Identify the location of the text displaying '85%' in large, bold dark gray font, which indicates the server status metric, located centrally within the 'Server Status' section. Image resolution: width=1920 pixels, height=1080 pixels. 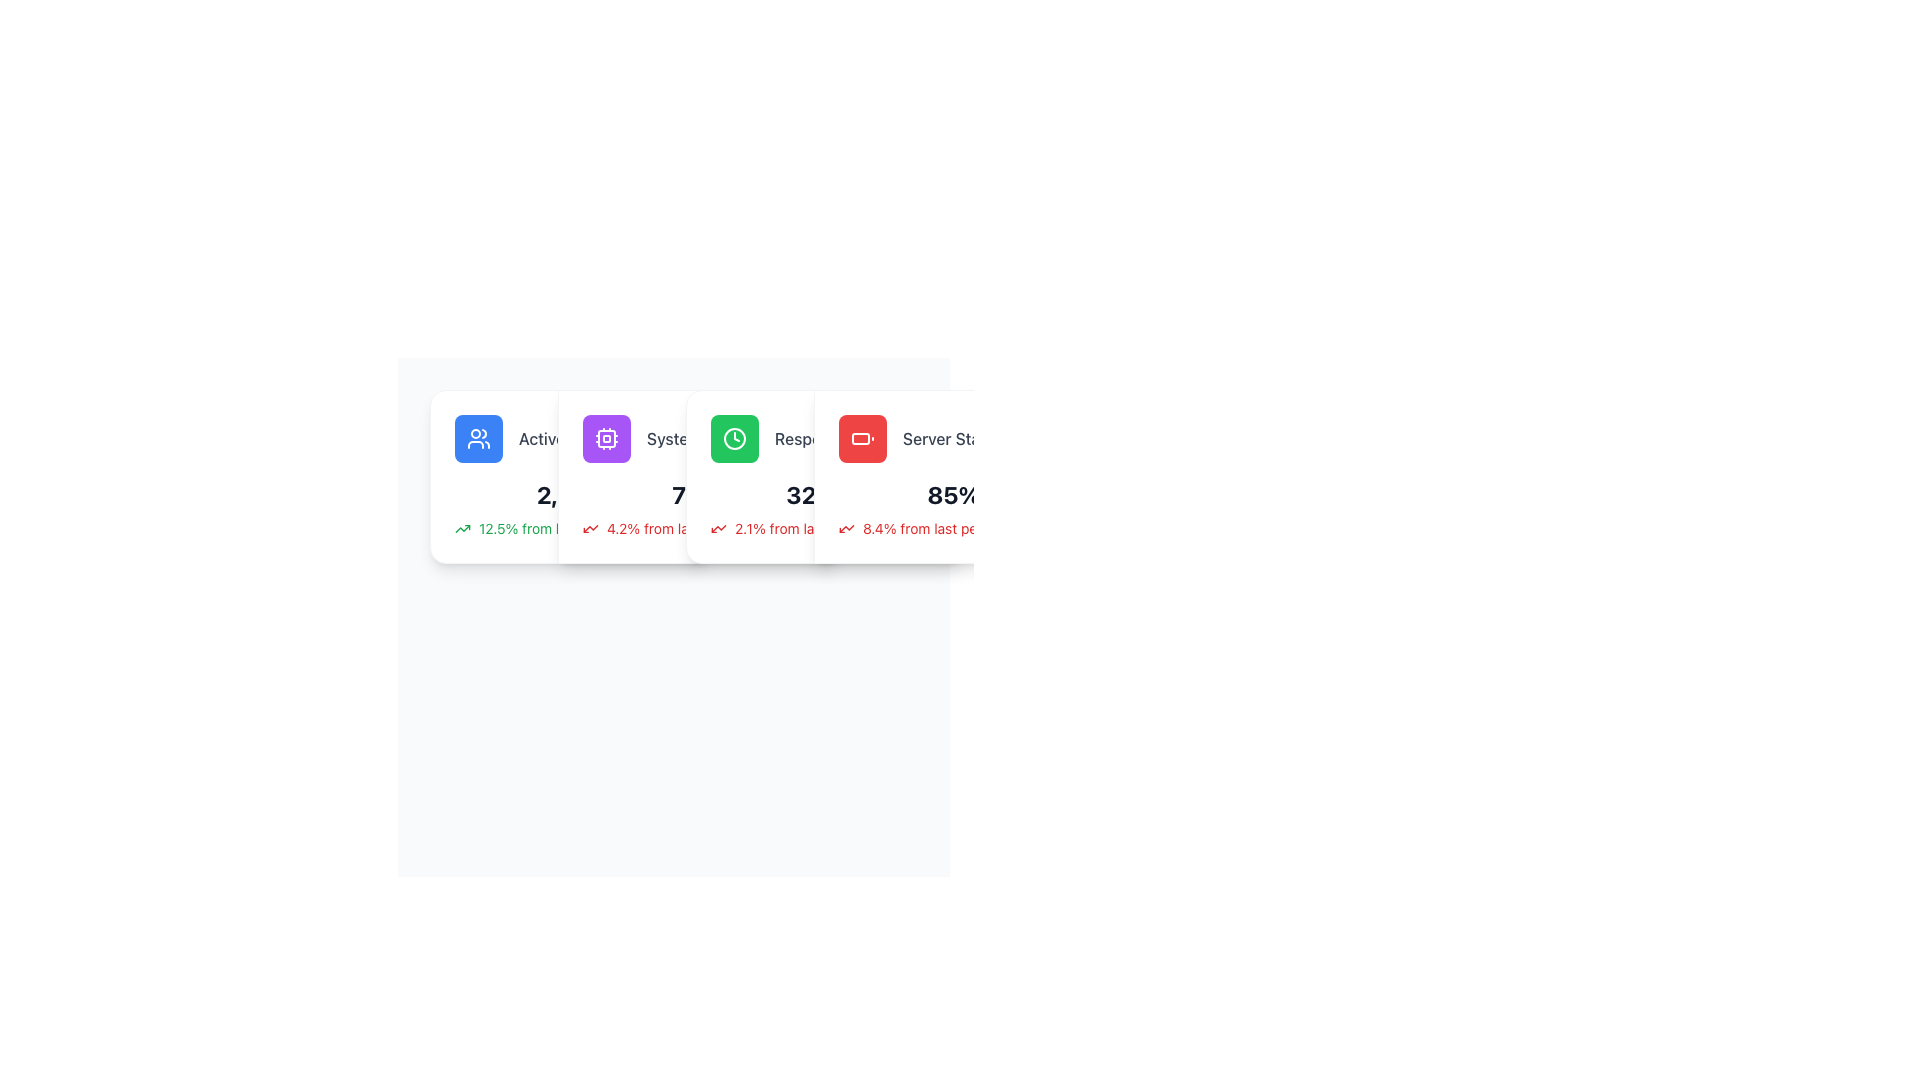
(953, 494).